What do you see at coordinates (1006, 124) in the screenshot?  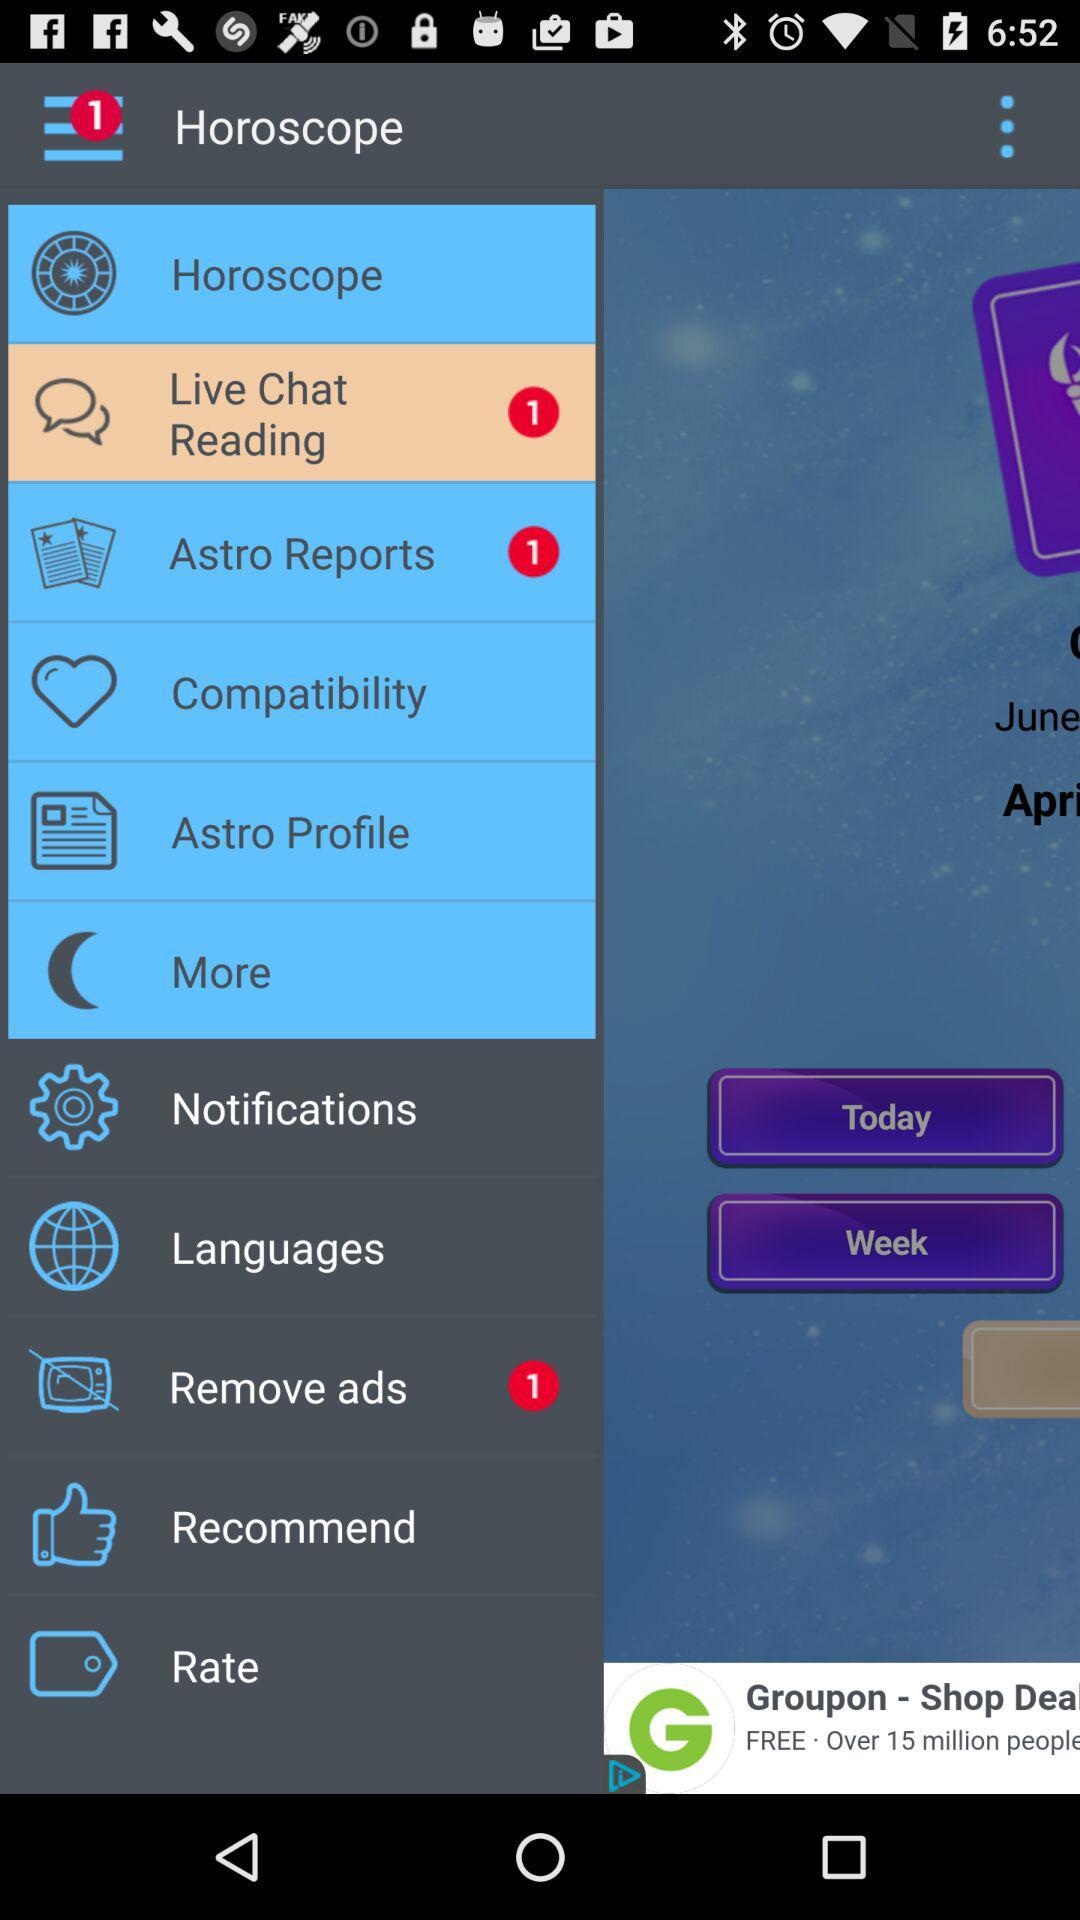 I see `open options tab` at bounding box center [1006, 124].